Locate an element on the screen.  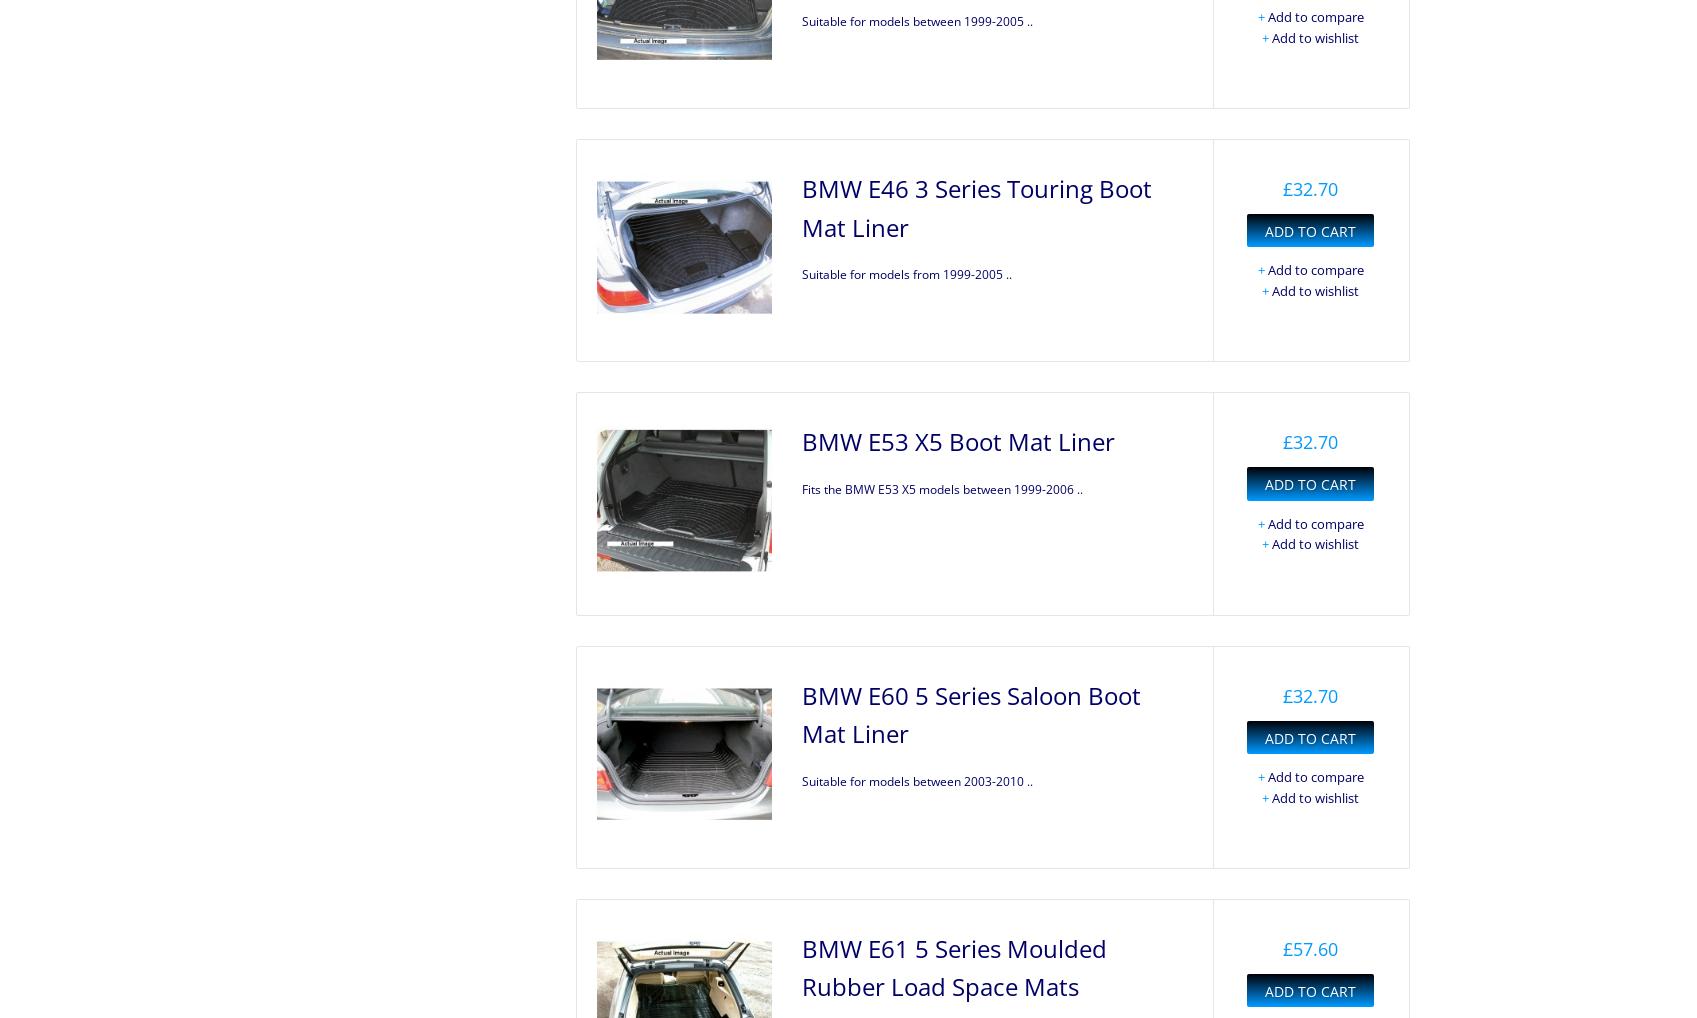
'Suitable for models from 1999-2005
..' is located at coordinates (906, 273).